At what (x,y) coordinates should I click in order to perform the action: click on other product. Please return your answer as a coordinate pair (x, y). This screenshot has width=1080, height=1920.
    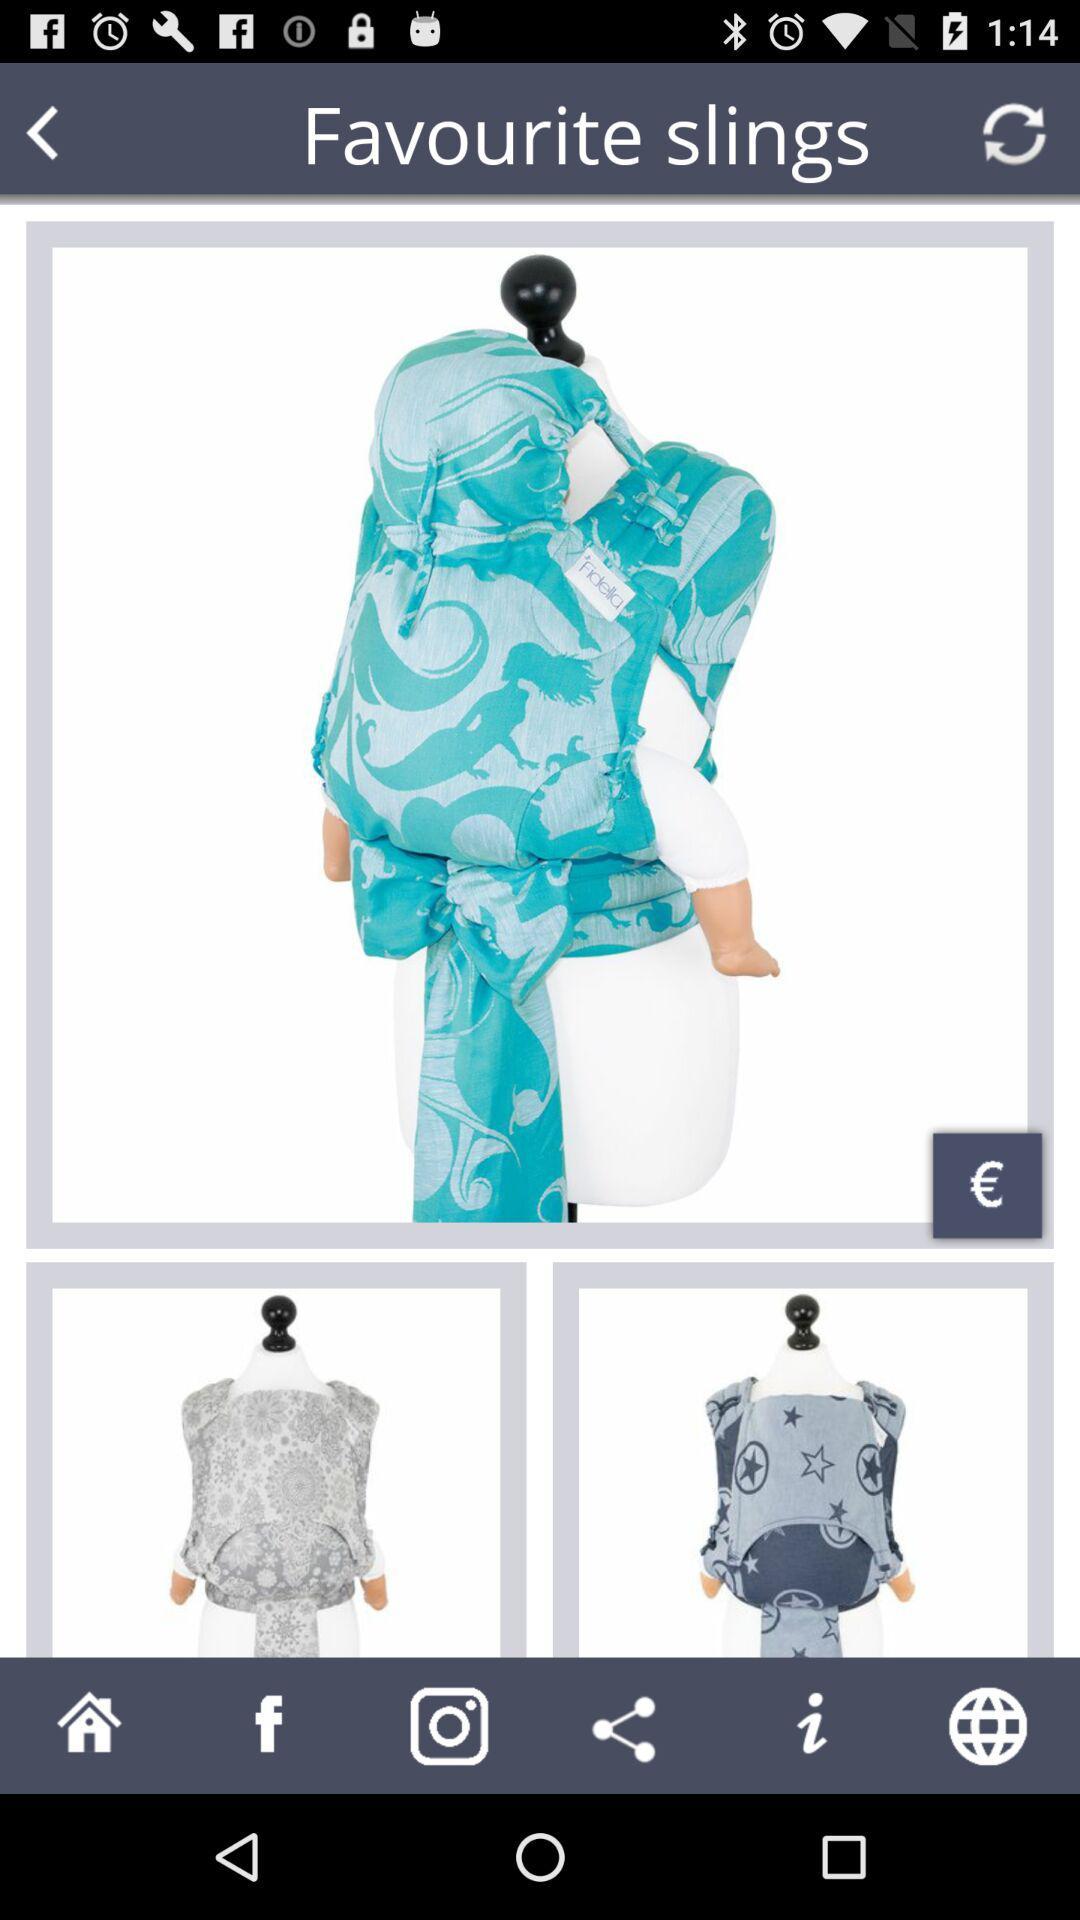
    Looking at the image, I should click on (802, 1473).